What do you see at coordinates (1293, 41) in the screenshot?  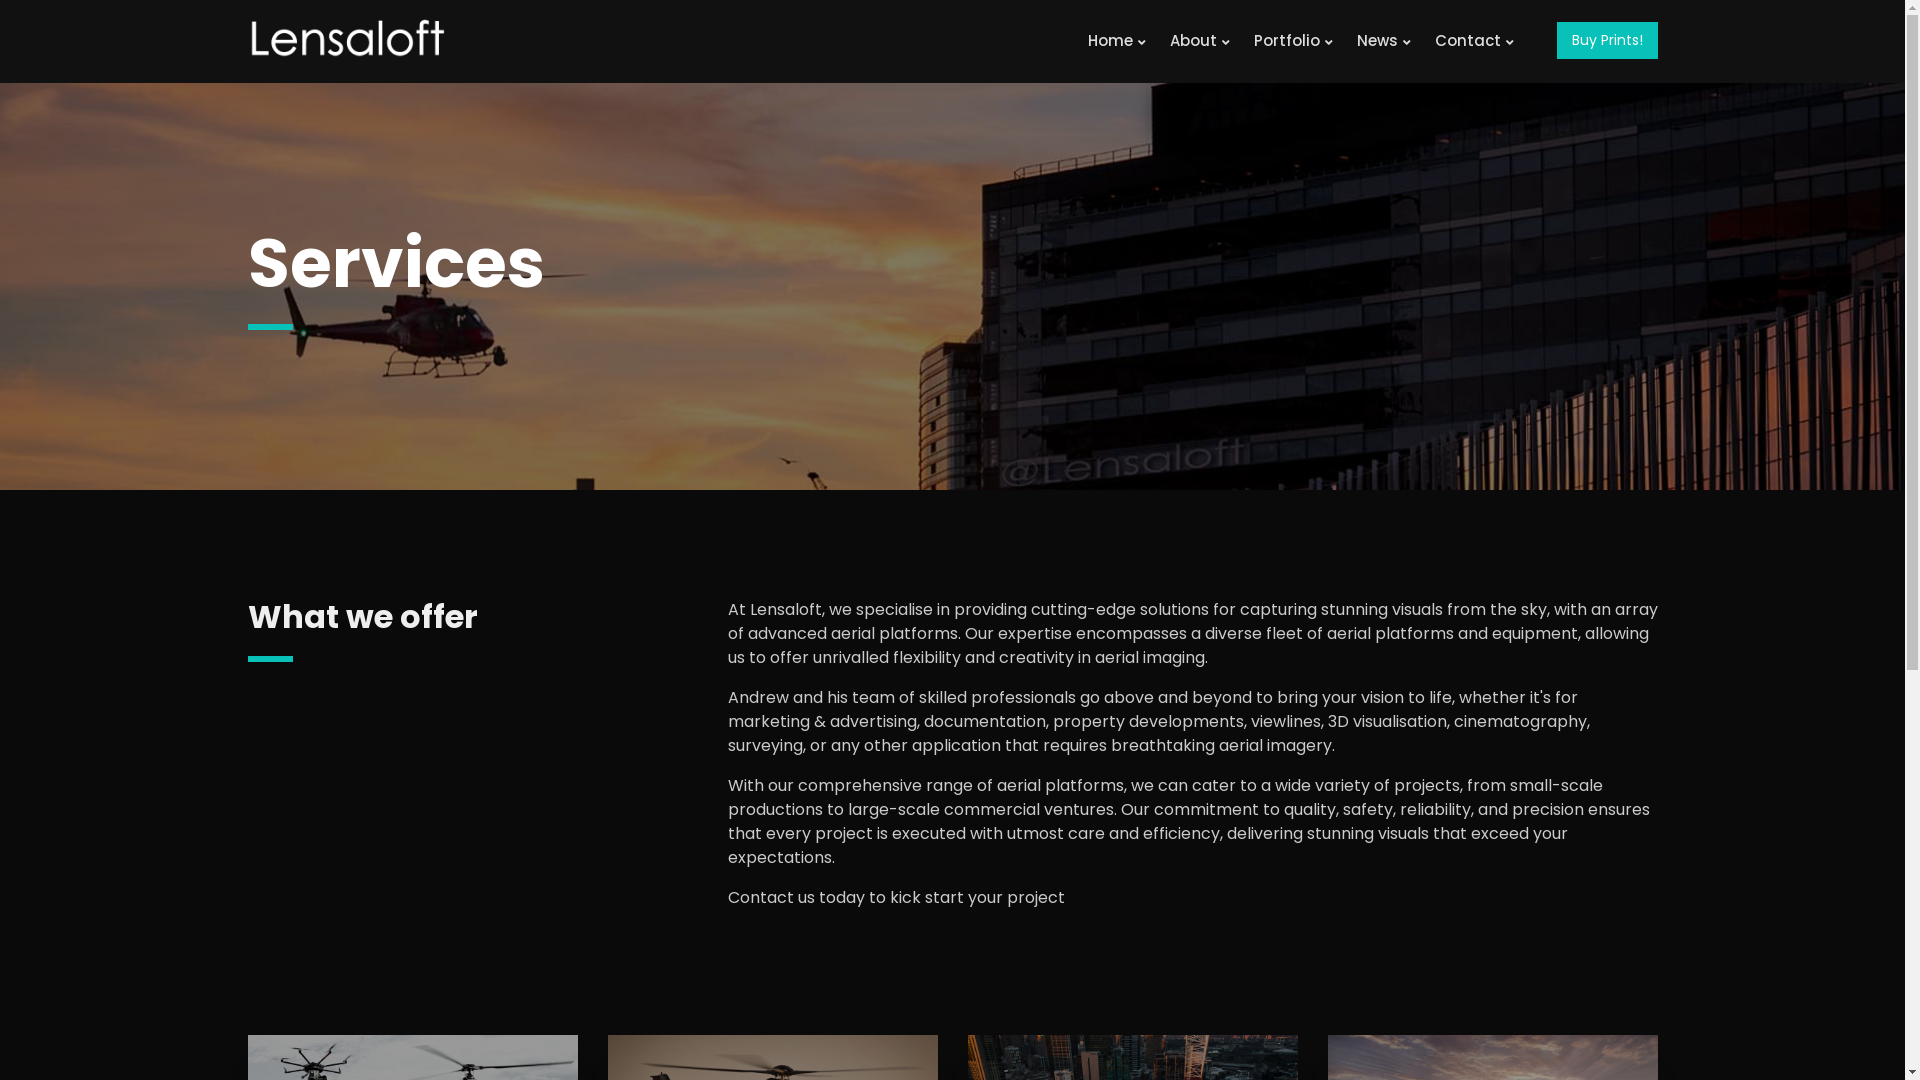 I see `'Portfolio'` at bounding box center [1293, 41].